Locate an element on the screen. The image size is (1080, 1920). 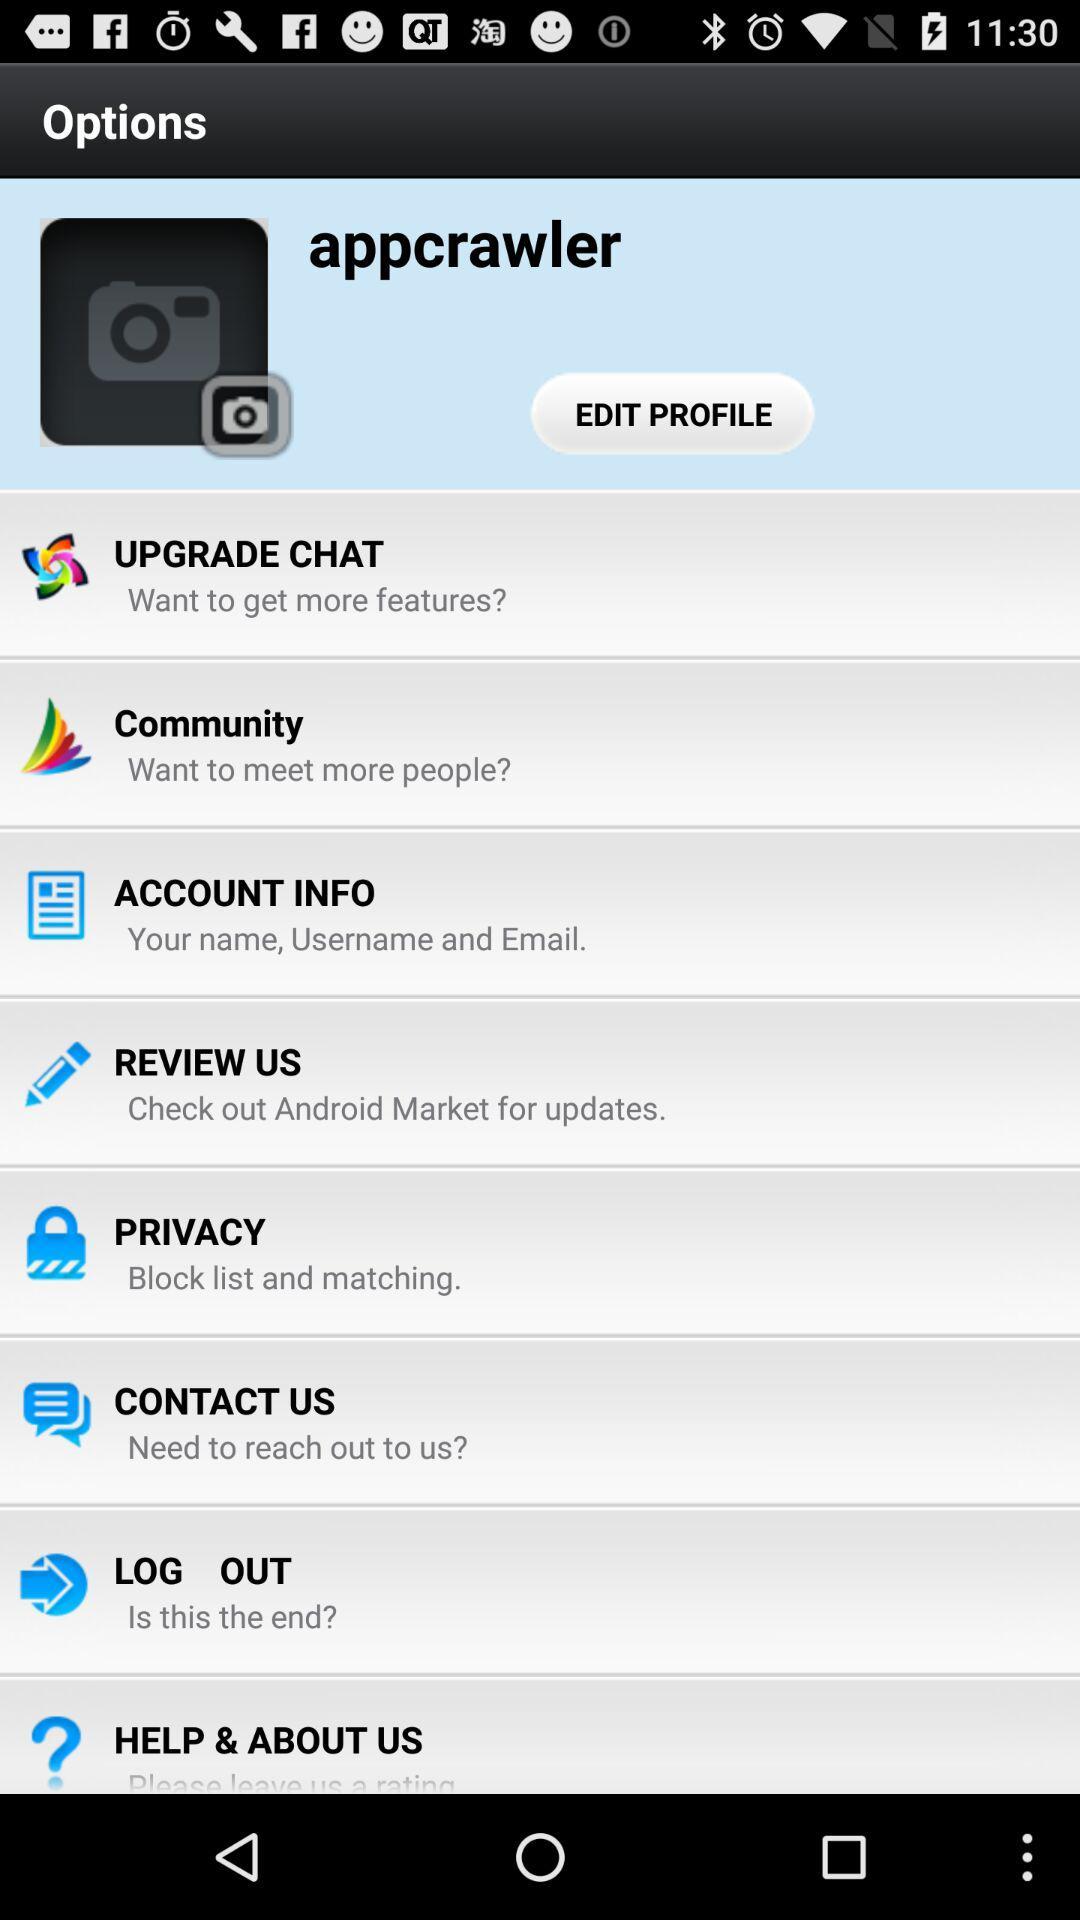
app above the help & about us is located at coordinates (231, 1615).